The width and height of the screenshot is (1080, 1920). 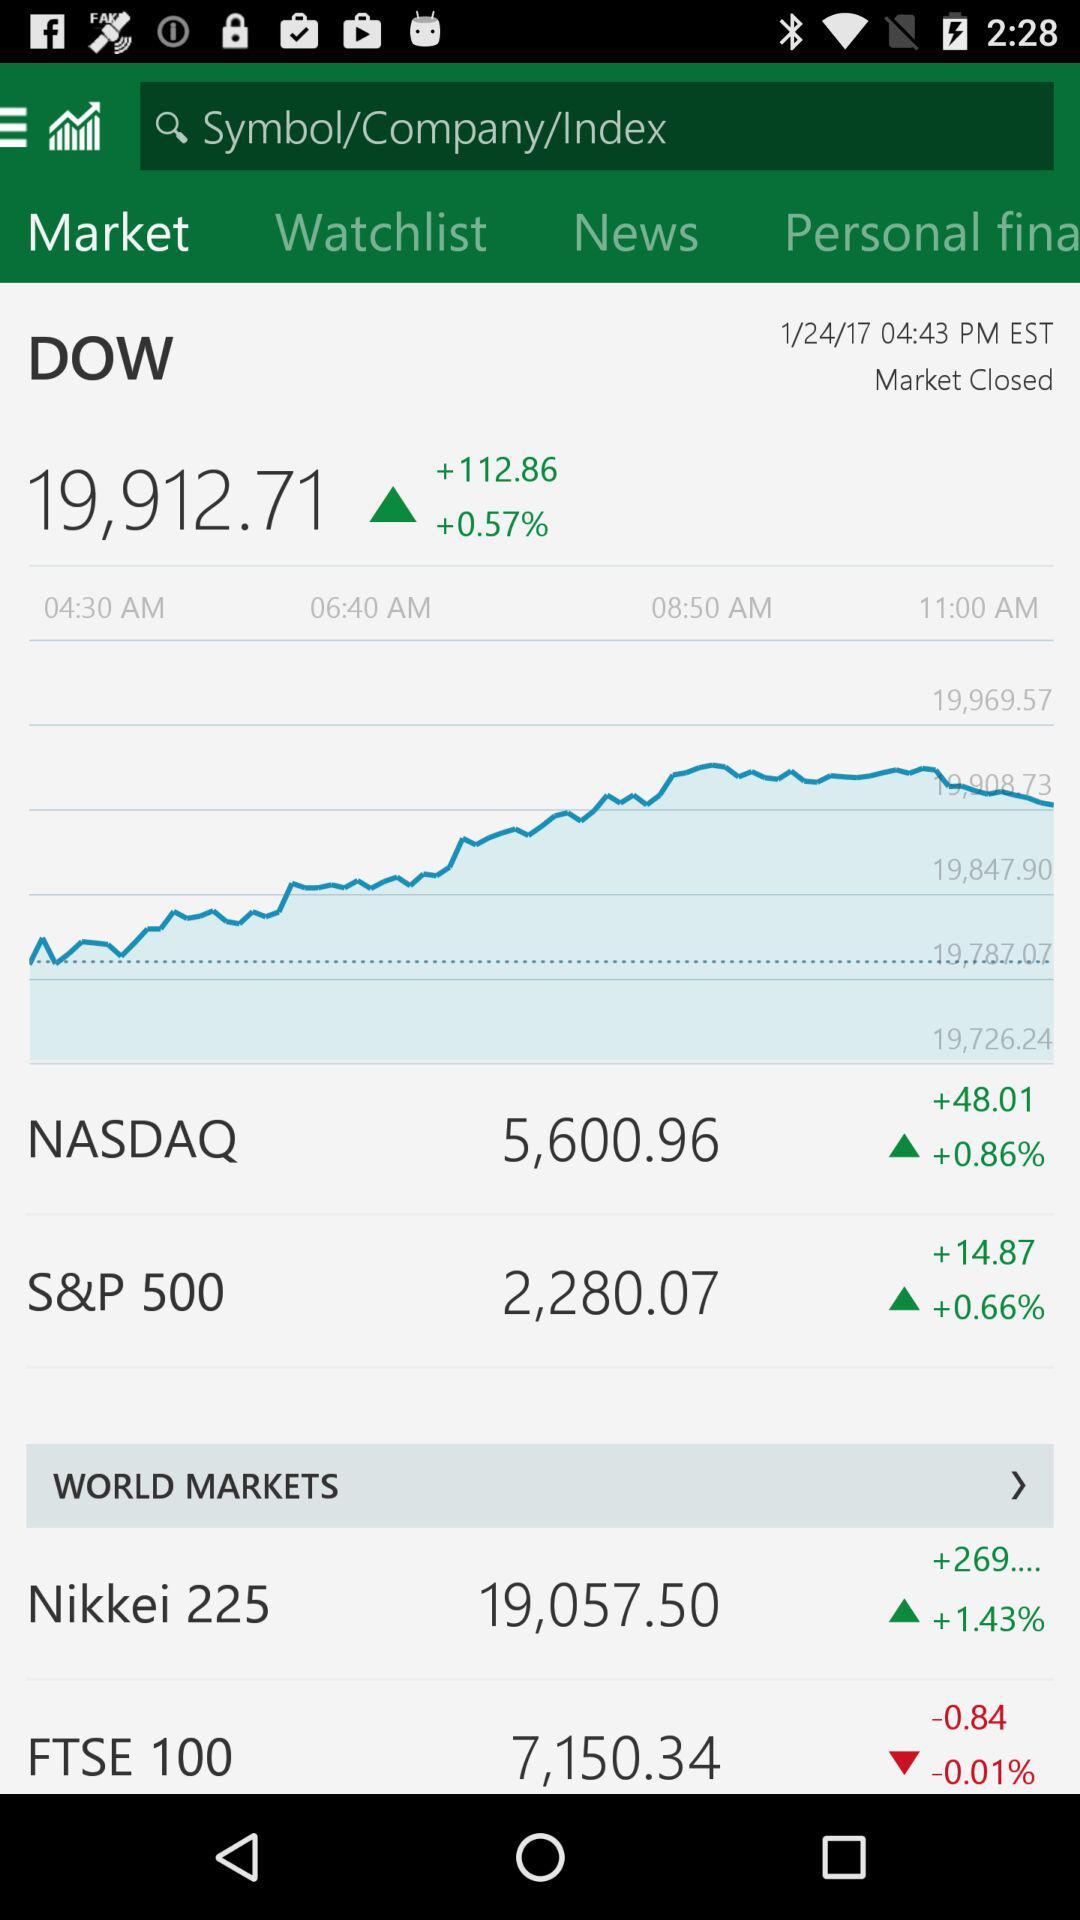 I want to click on item below the 19,912.71 icon, so click(x=540, y=849).